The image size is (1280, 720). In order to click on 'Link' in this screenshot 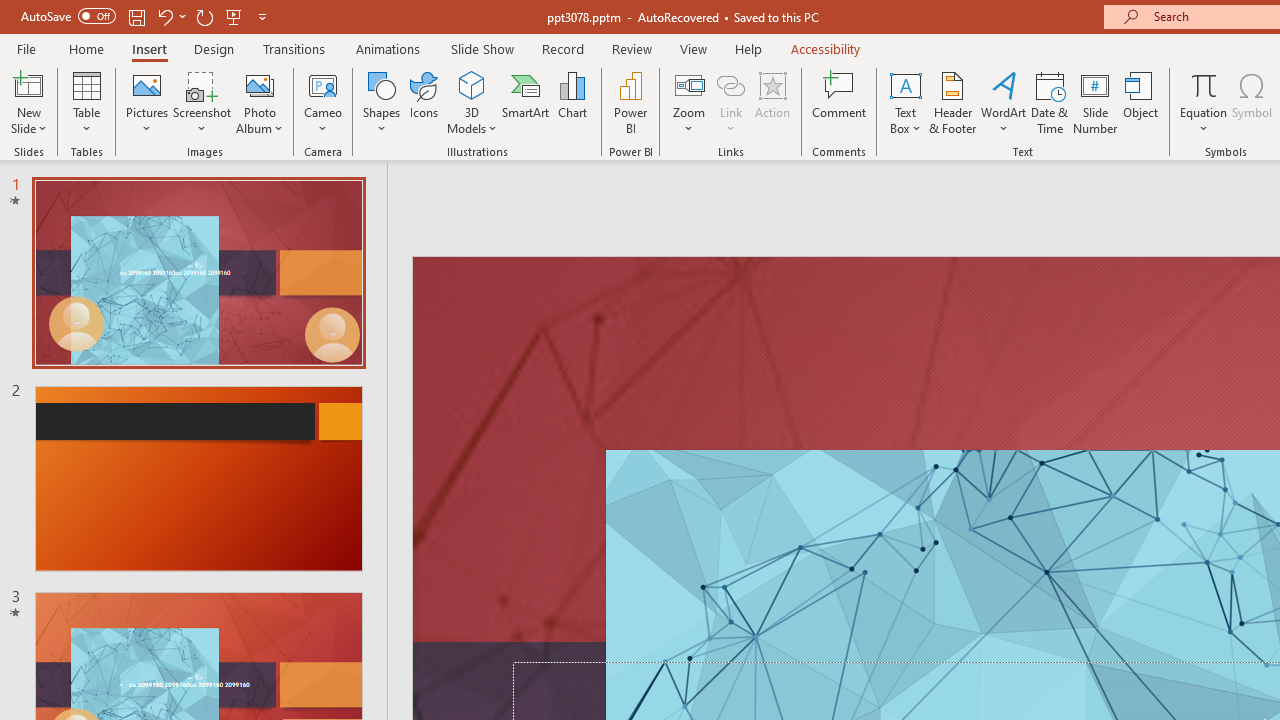, I will do `click(730, 84)`.